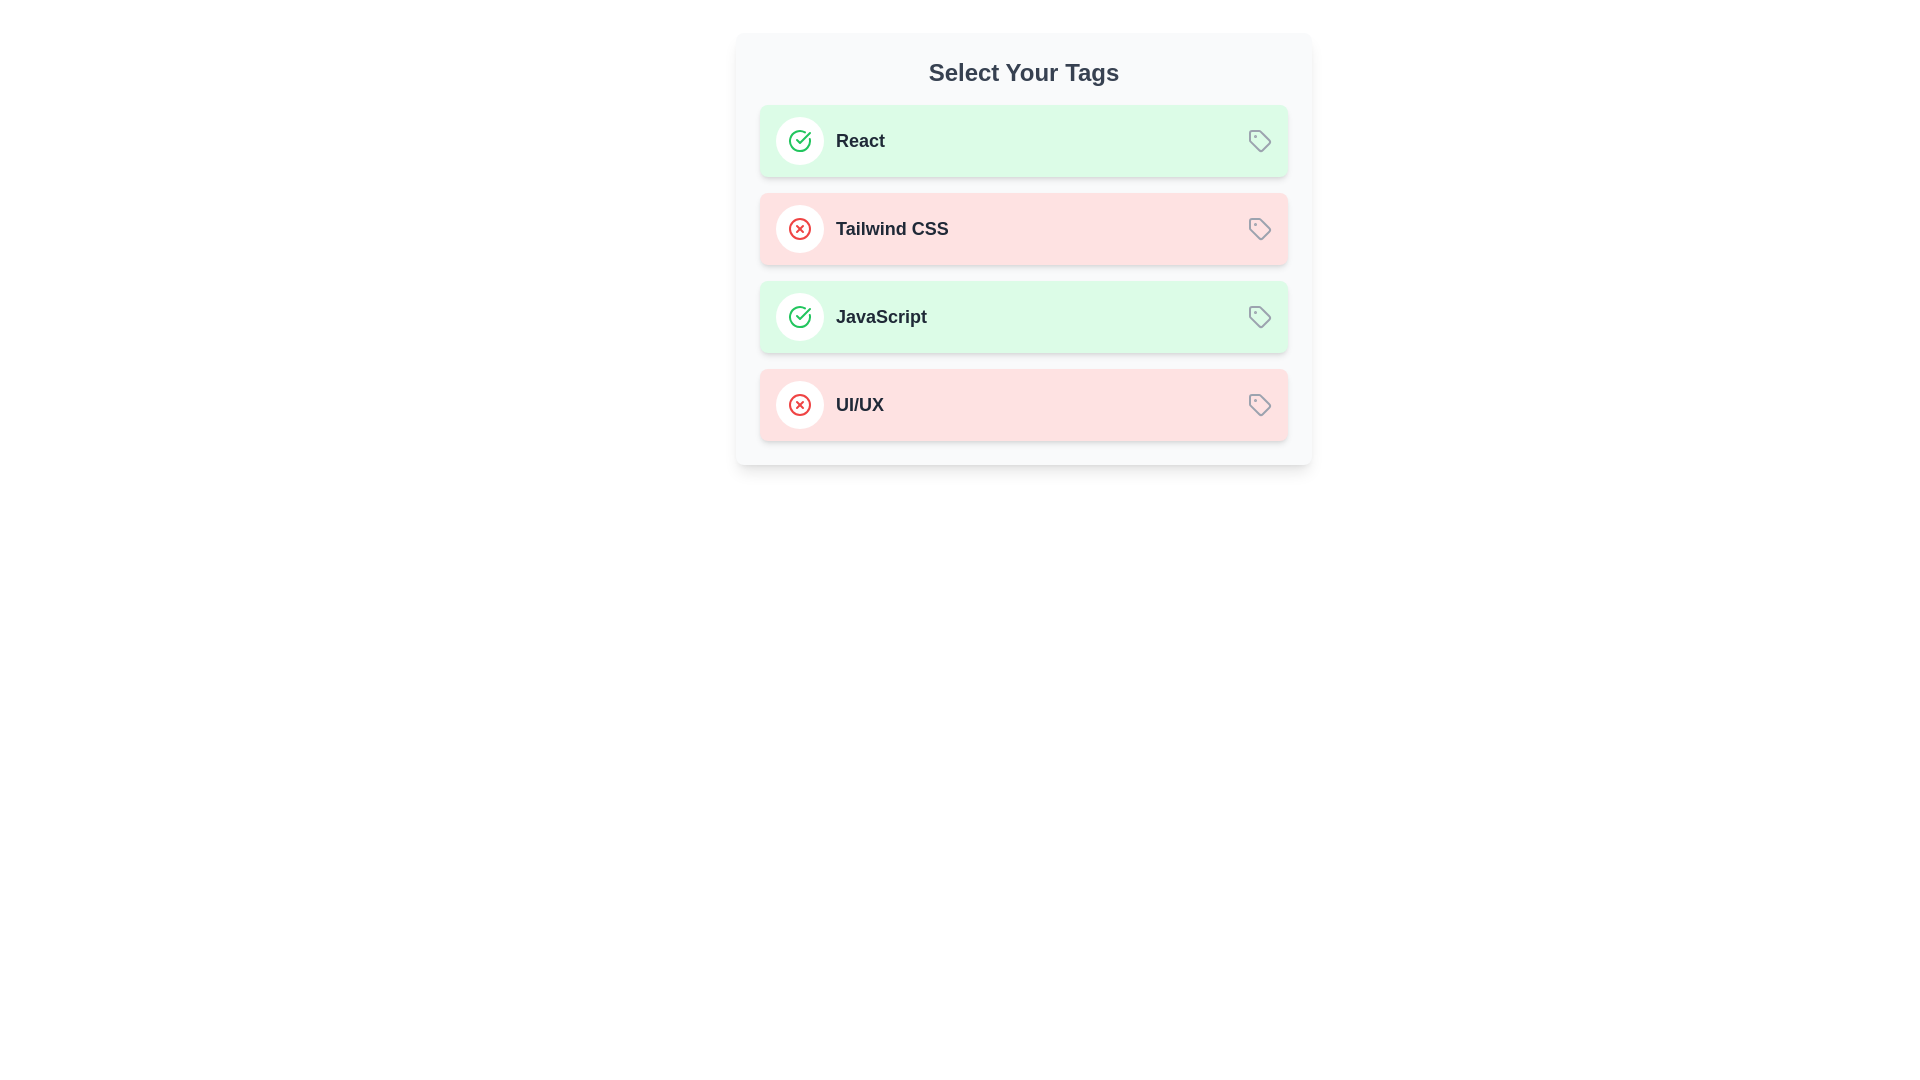 This screenshot has height=1080, width=1920. Describe the element at coordinates (830, 140) in the screenshot. I see `the selectable Tag item indicating the tag 'React' in the topmost row of the 'Select Your Tags' list` at that location.